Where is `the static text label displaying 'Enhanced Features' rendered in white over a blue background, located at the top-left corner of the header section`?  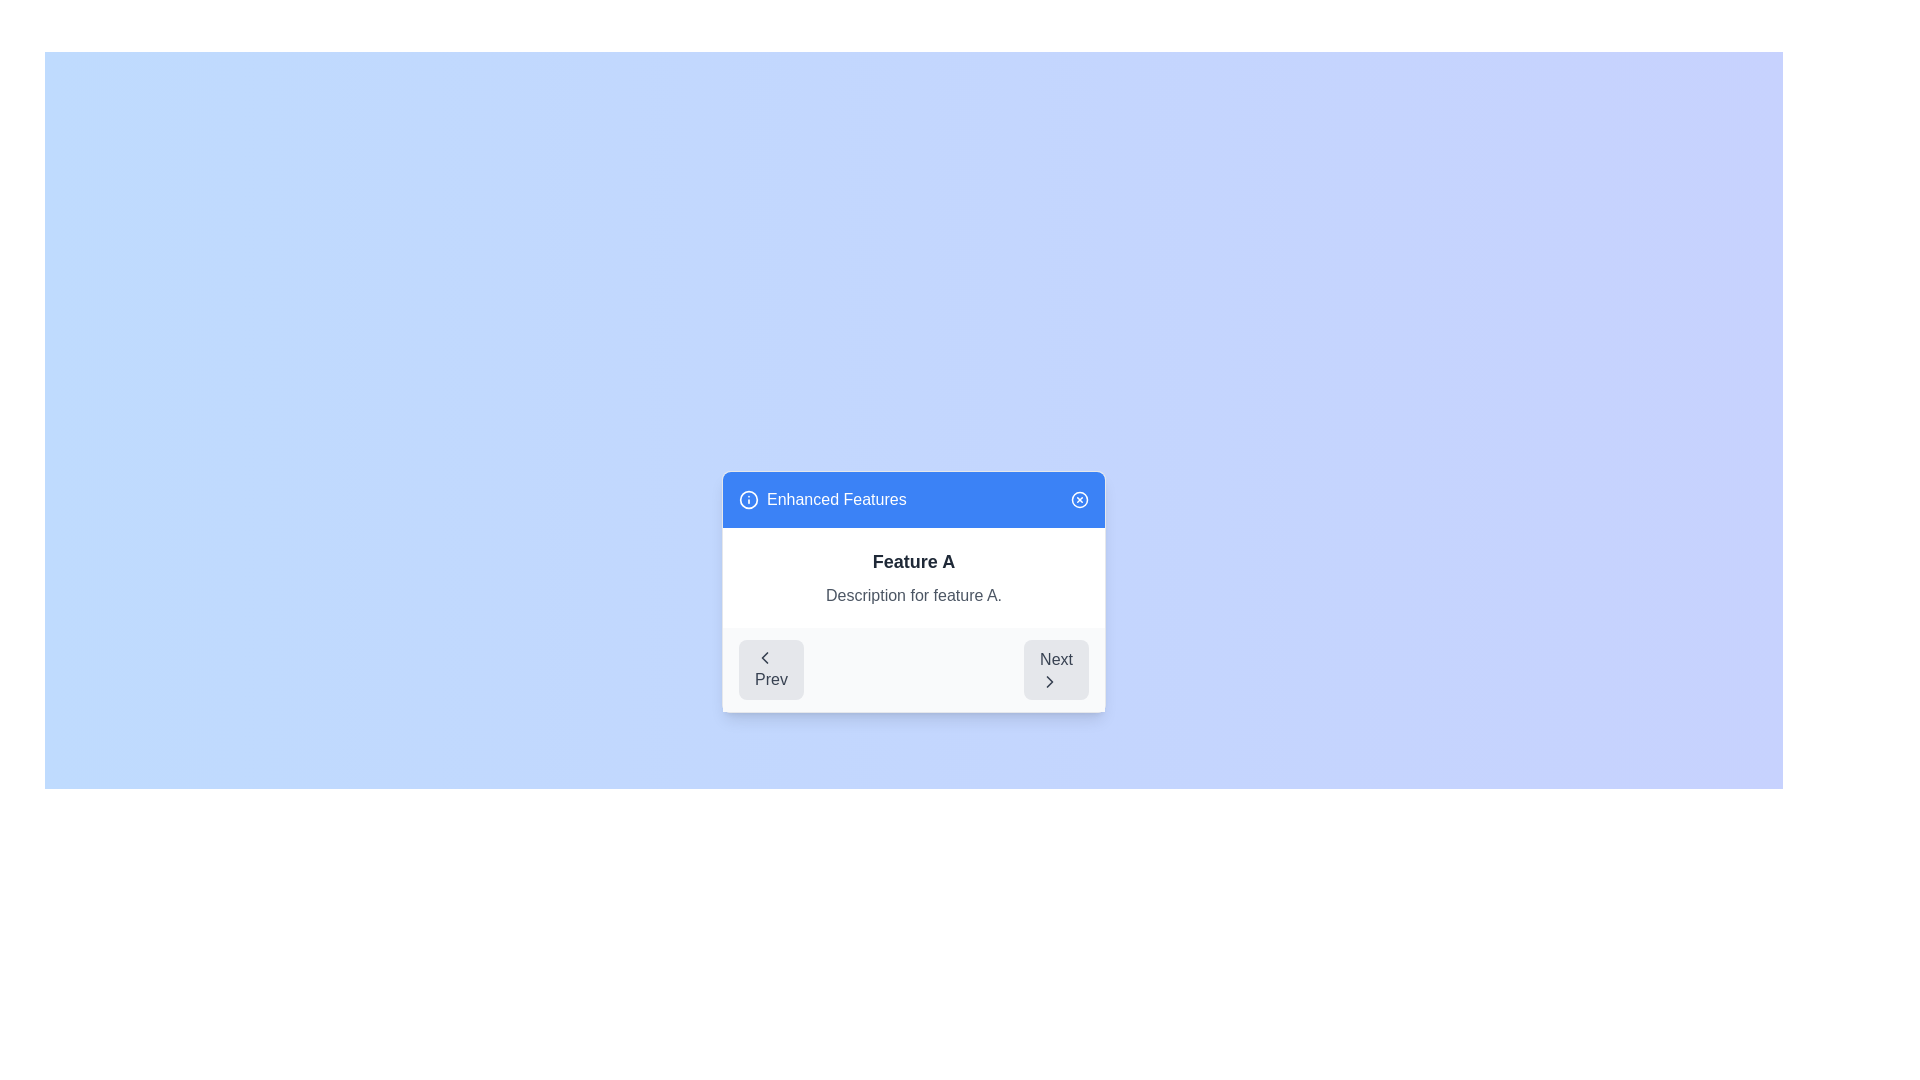
the static text label displaying 'Enhanced Features' rendered in white over a blue background, located at the top-left corner of the header section is located at coordinates (836, 499).